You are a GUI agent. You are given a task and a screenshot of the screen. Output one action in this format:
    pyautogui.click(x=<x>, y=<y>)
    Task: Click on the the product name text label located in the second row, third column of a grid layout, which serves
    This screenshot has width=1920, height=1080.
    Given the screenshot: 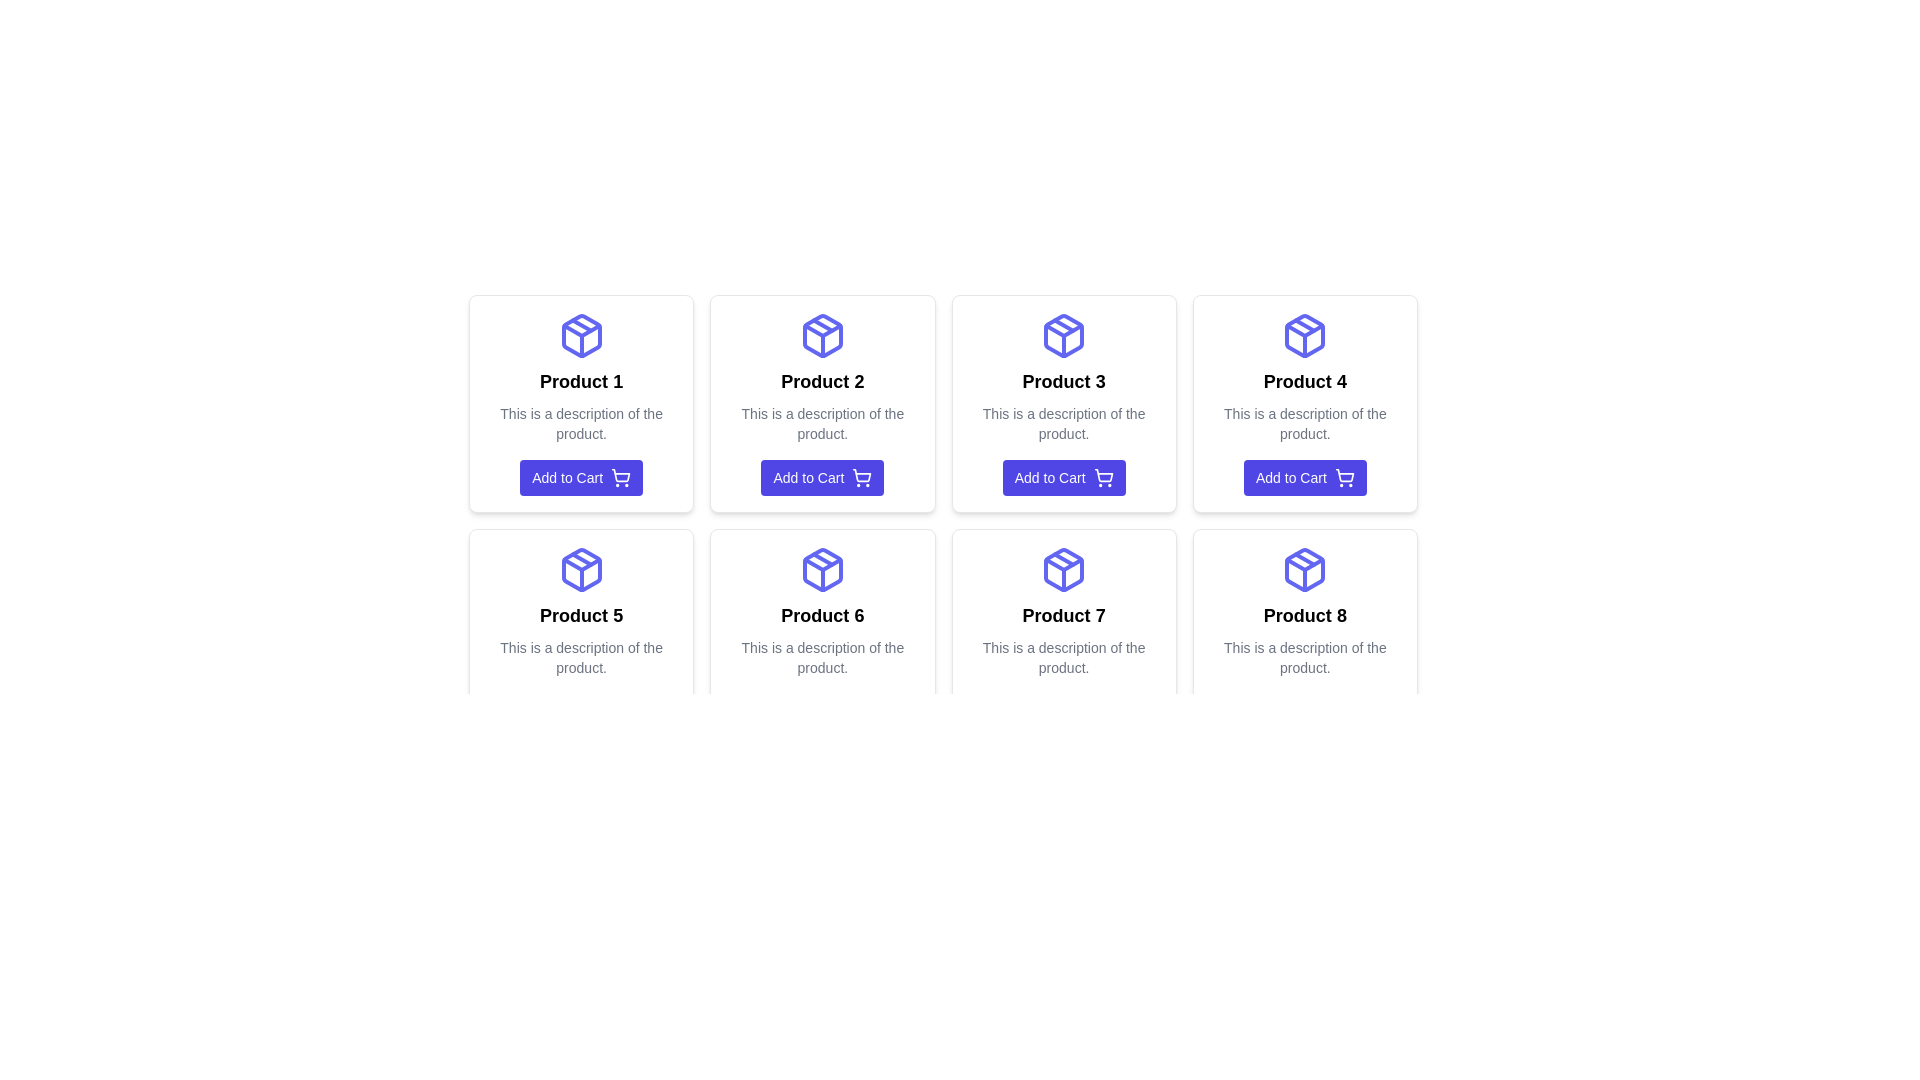 What is the action you would take?
    pyautogui.click(x=1063, y=615)
    